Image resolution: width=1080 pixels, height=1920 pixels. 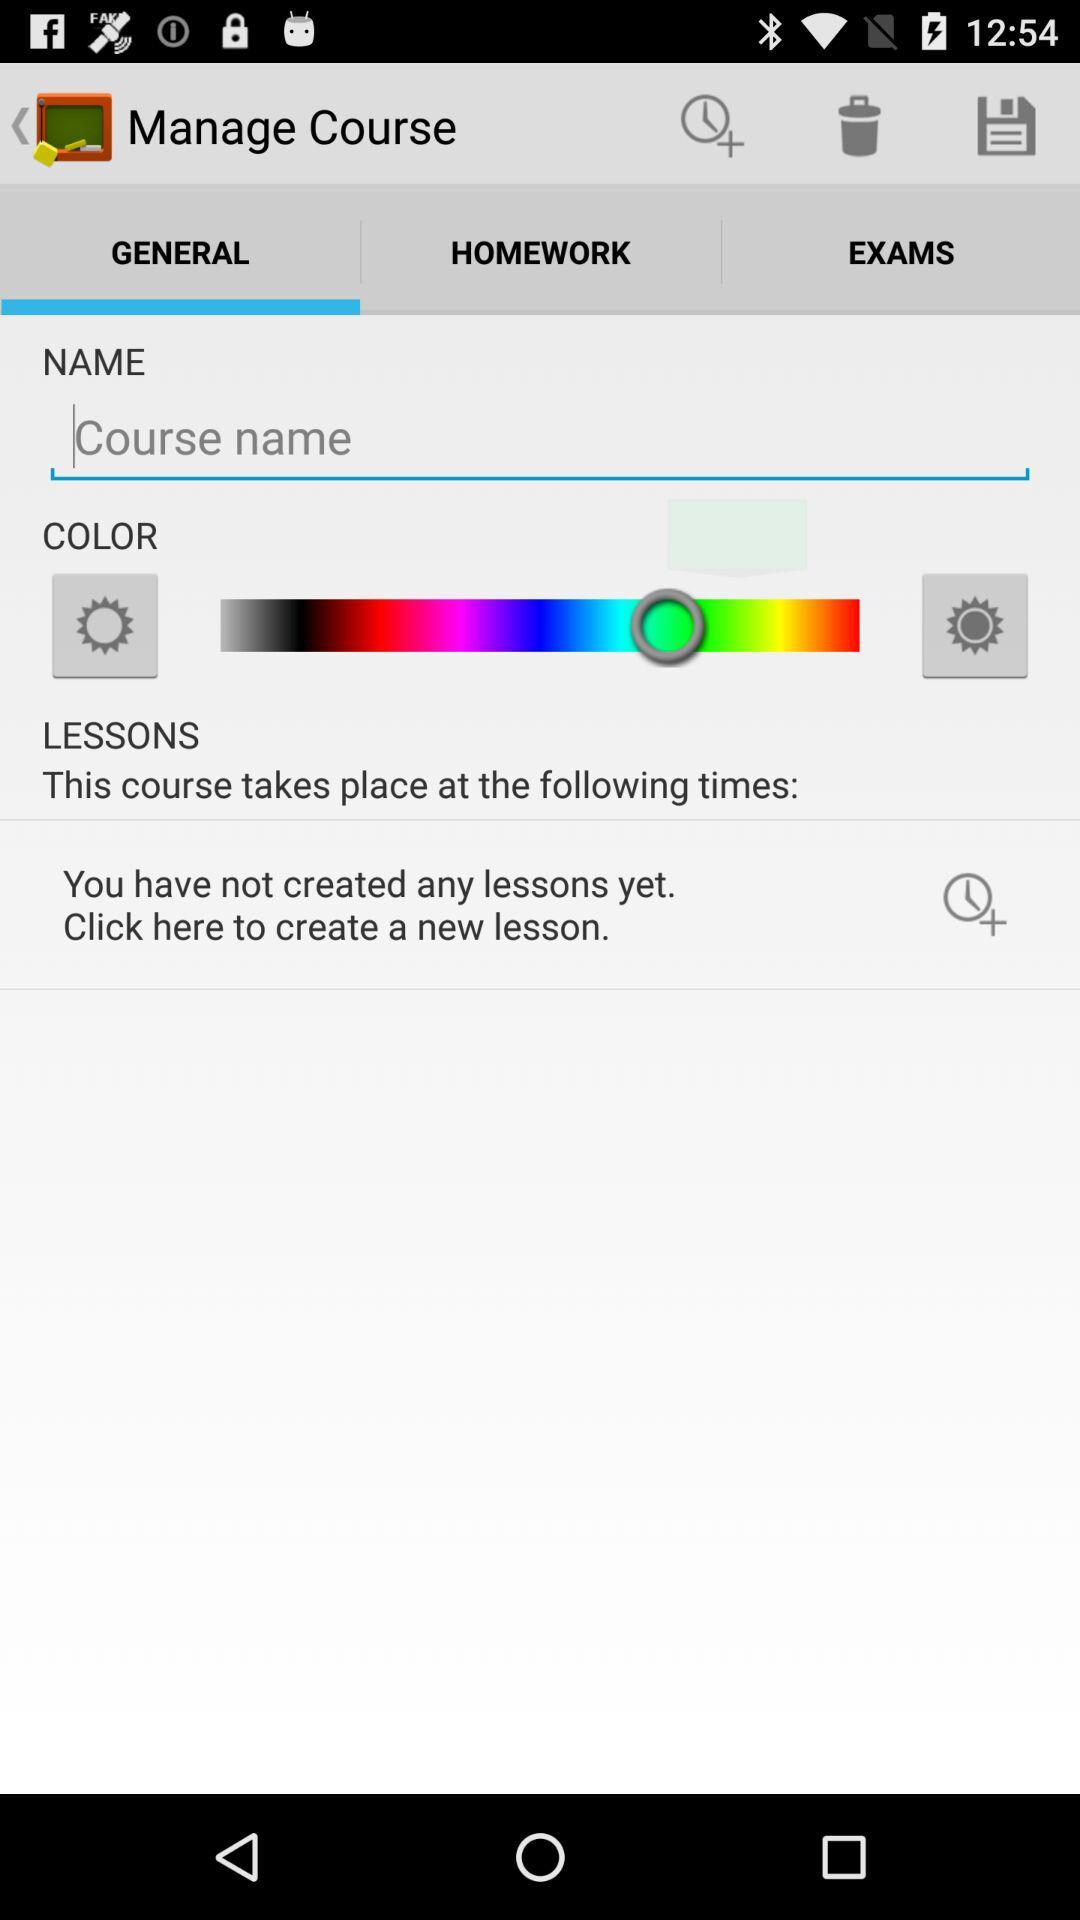 What do you see at coordinates (104, 624) in the screenshot?
I see `color` at bounding box center [104, 624].